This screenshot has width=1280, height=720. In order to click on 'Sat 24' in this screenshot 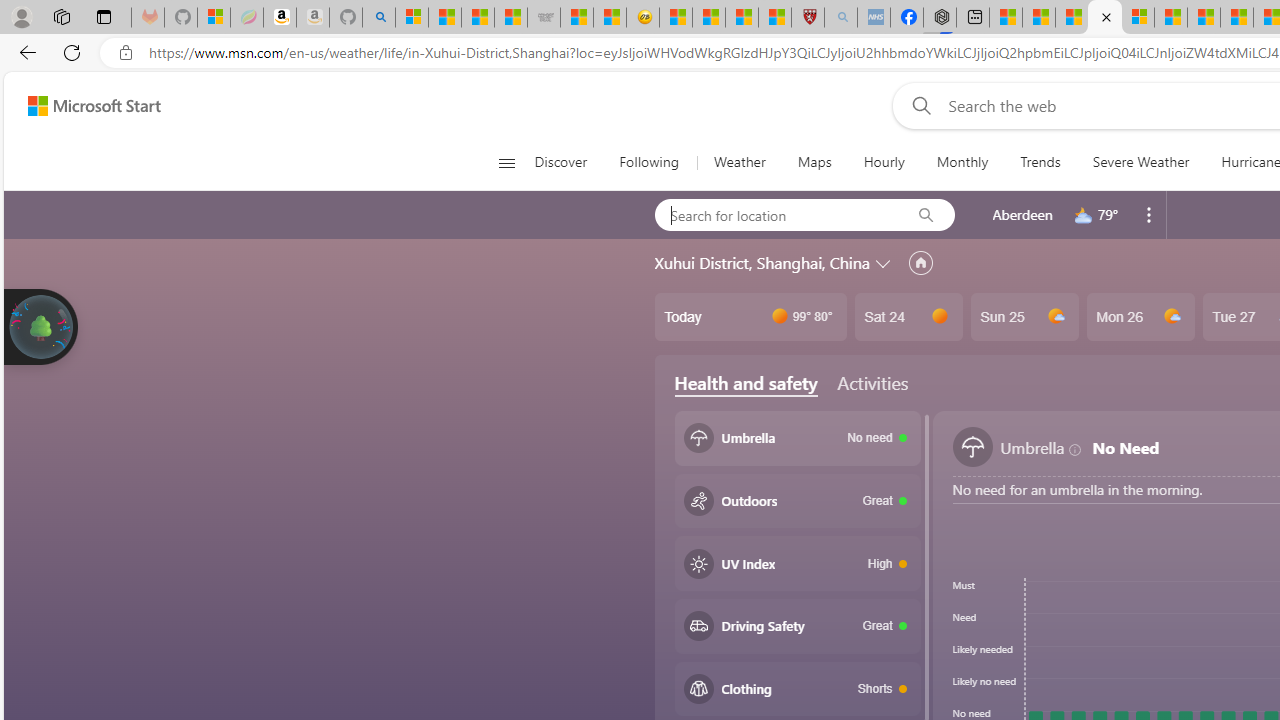, I will do `click(907, 316)`.